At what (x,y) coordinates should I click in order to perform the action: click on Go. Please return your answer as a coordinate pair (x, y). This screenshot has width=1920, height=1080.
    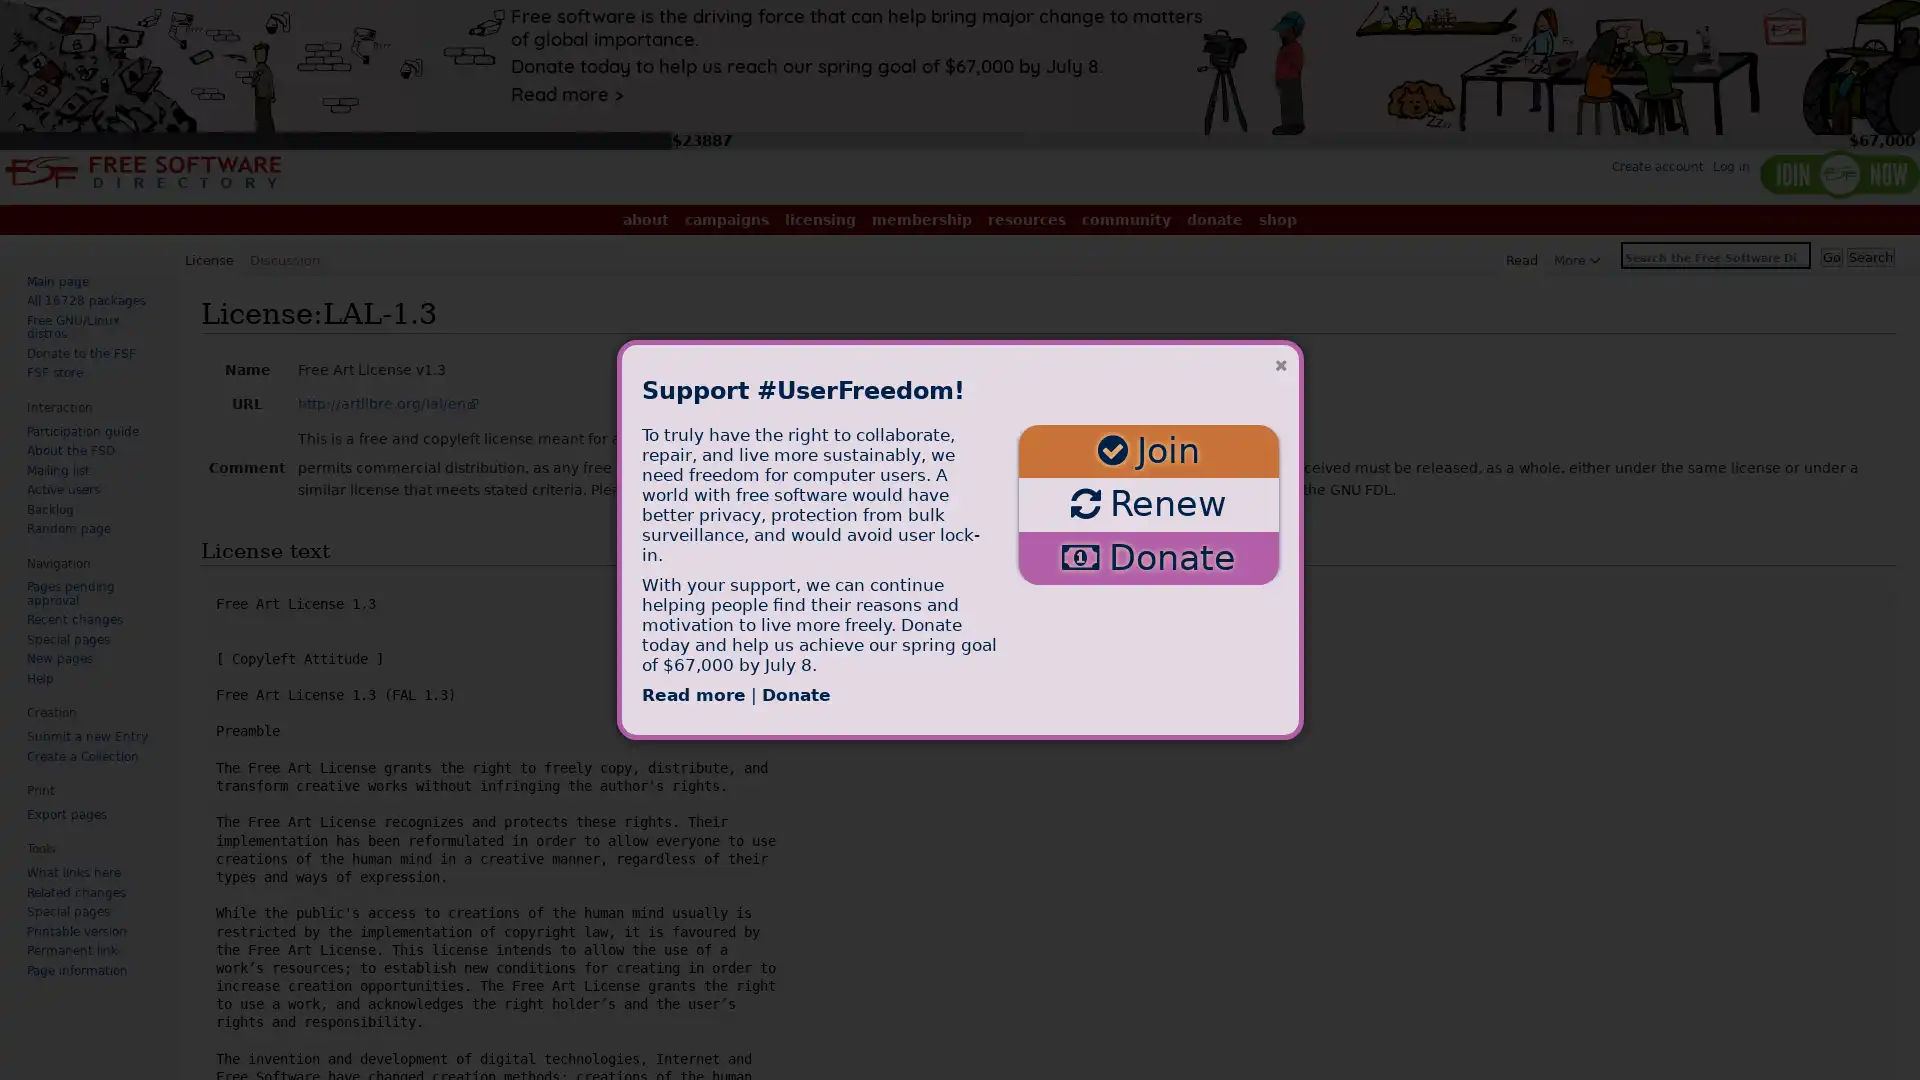
    Looking at the image, I should click on (1832, 256).